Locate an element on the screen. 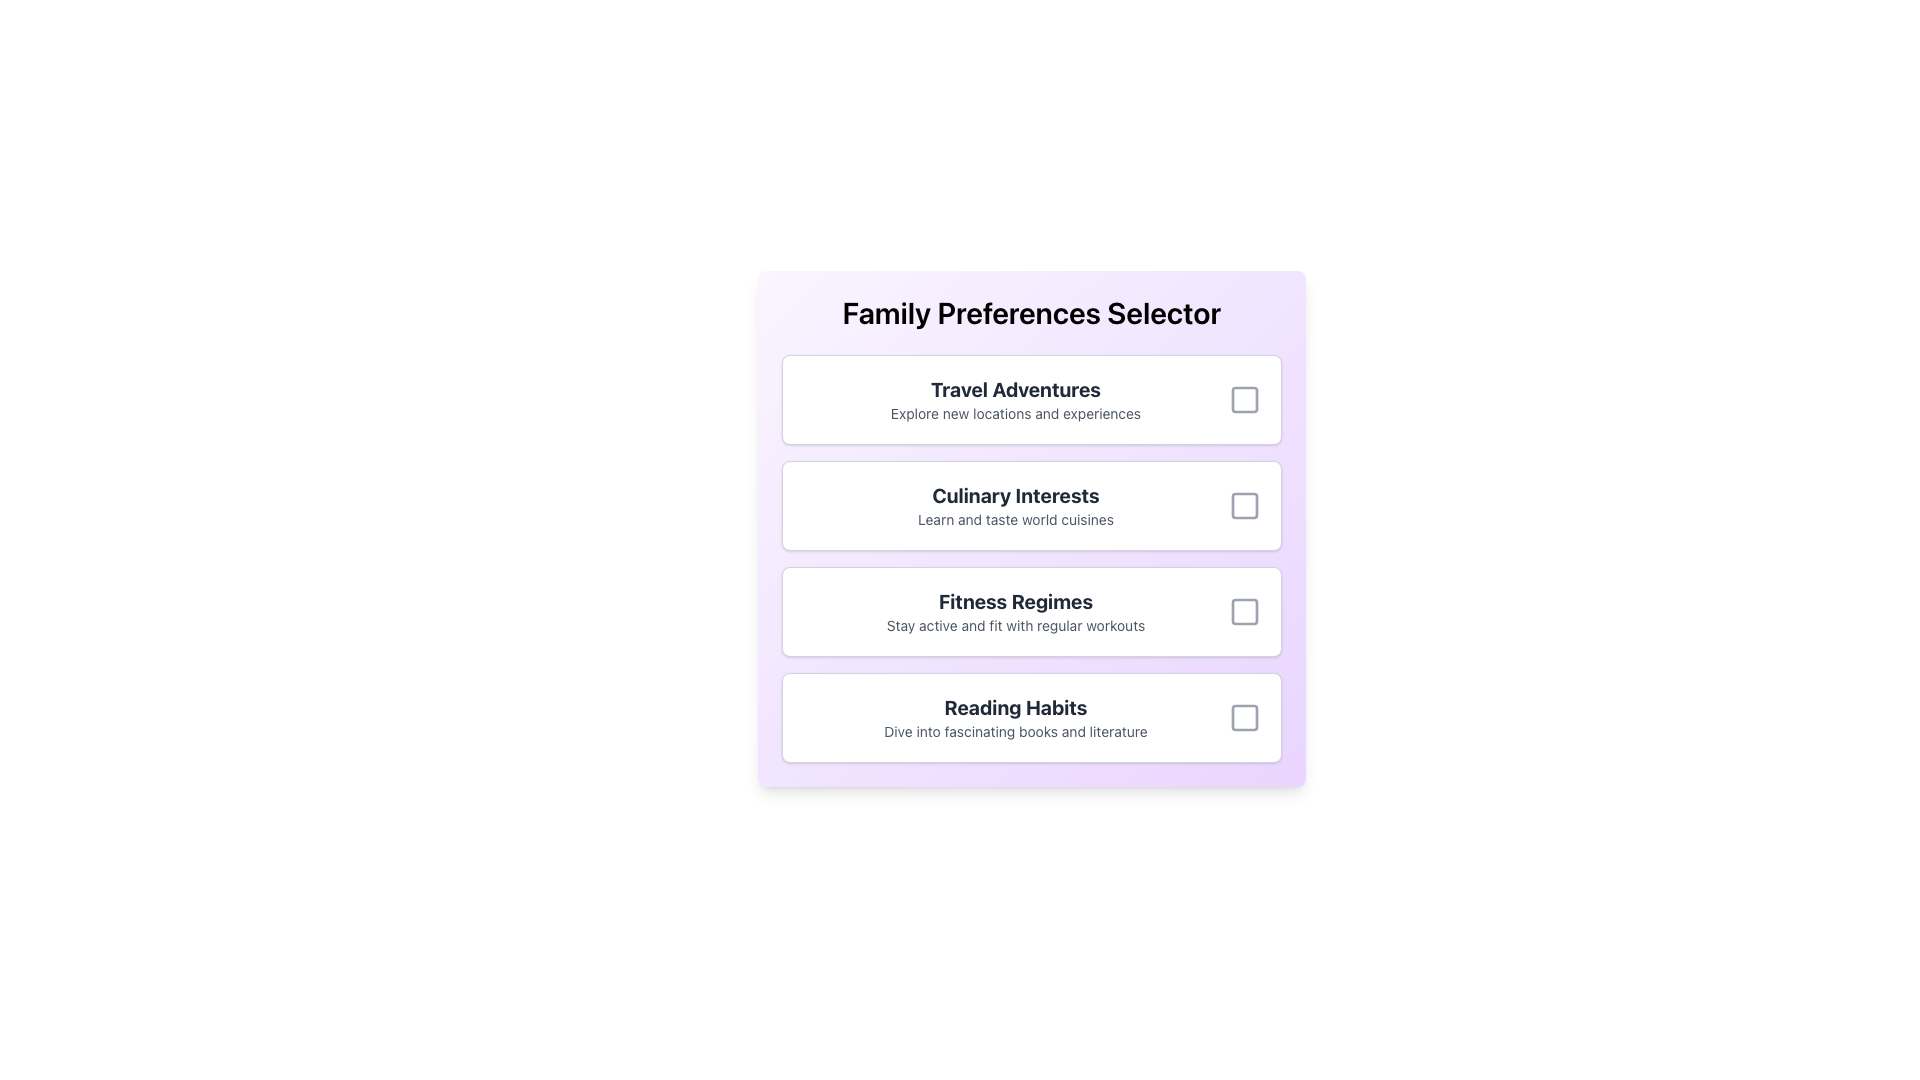 The image size is (1920, 1080). the detailed description of the 'Culinary Interests' selectable card located in the 'Family Preferences Selector' interface, which is the second card in a vertical list is located at coordinates (1032, 527).